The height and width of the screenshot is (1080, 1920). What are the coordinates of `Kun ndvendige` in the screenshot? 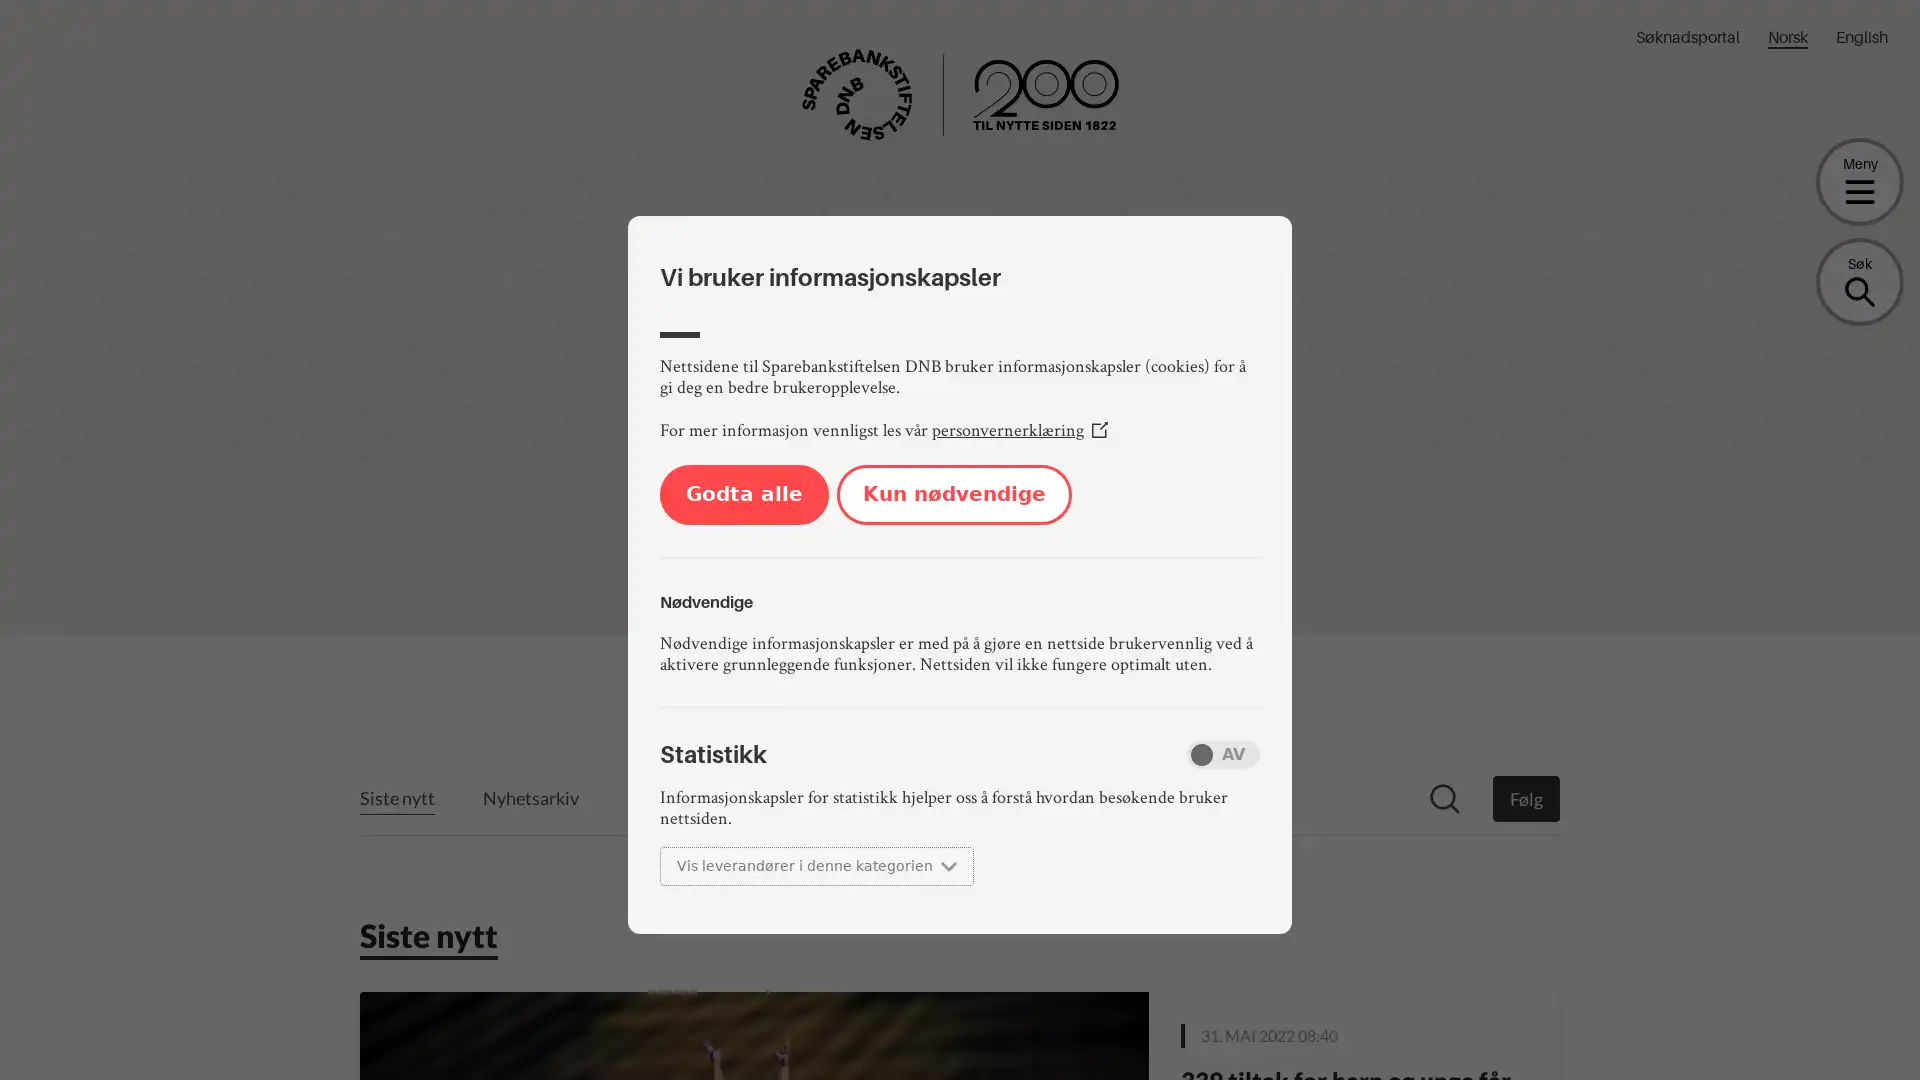 It's located at (953, 494).